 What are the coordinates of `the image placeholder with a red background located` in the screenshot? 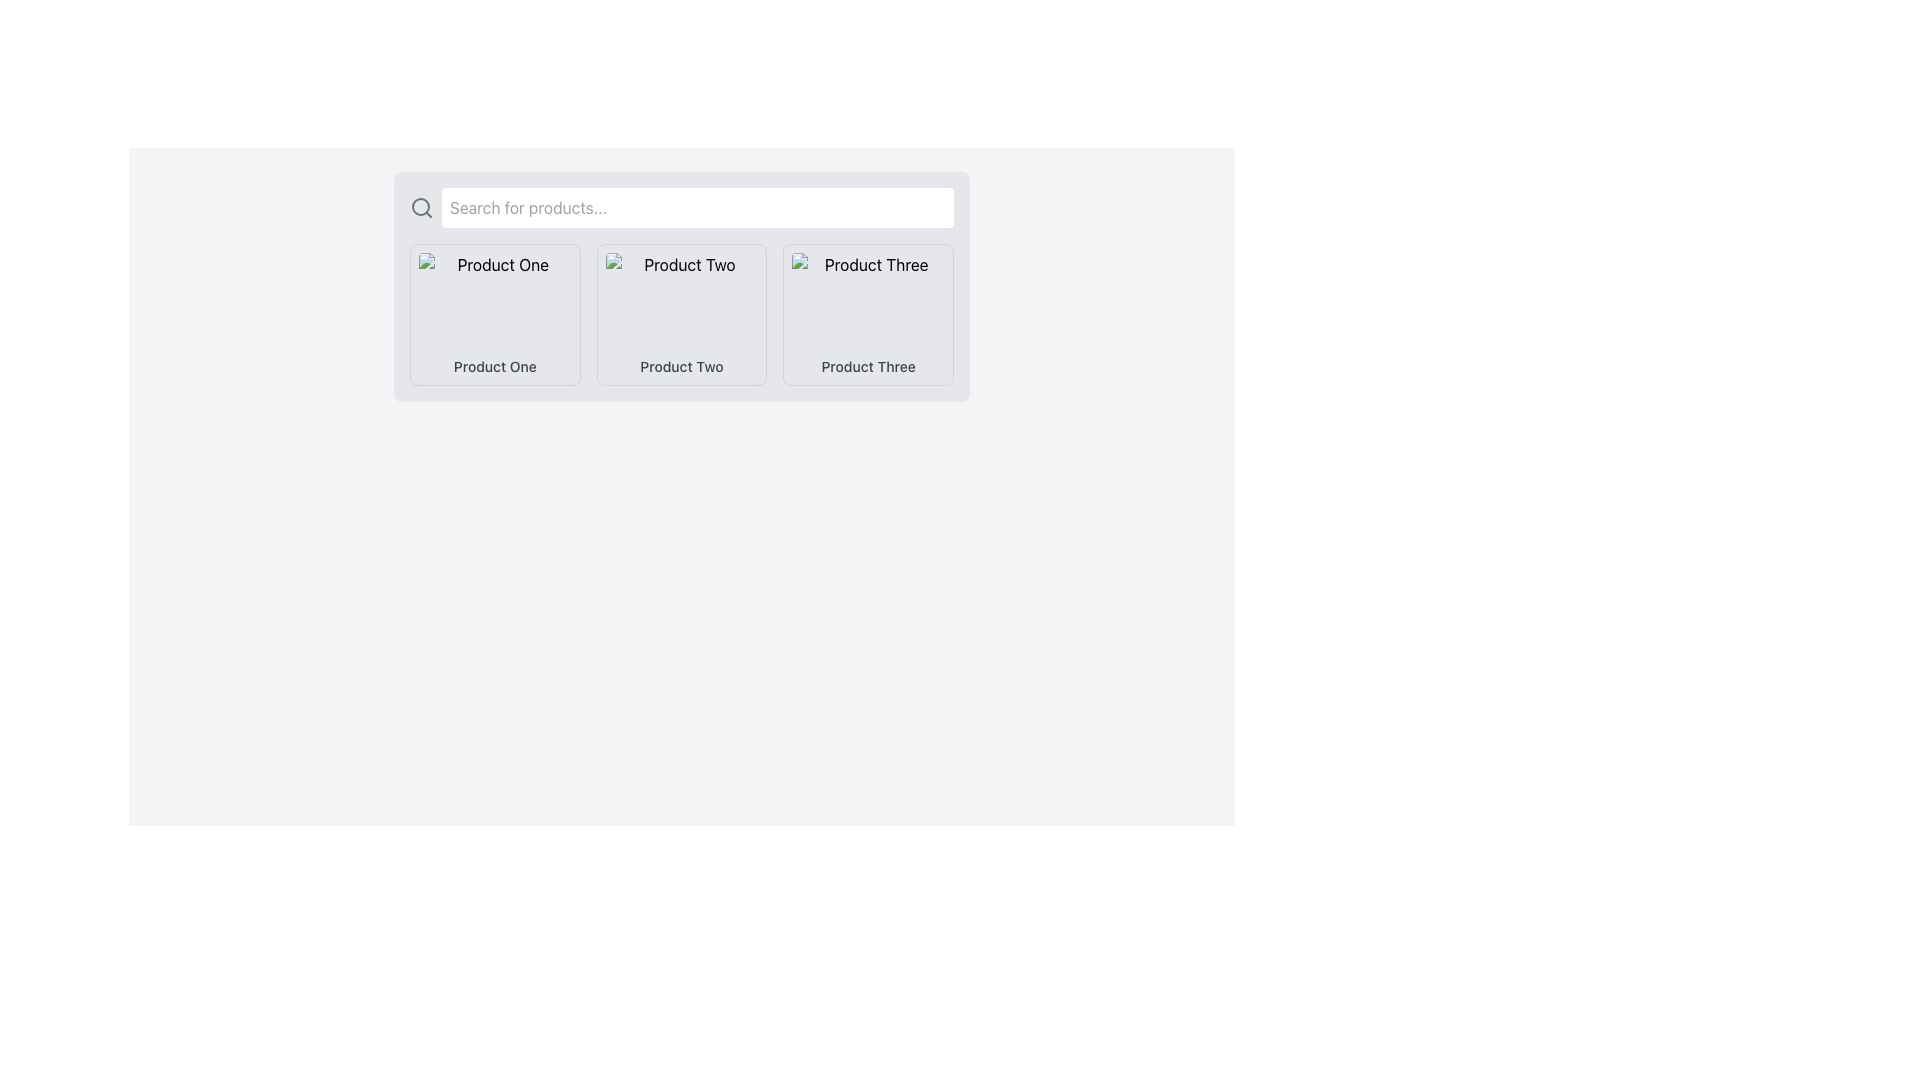 It's located at (868, 300).